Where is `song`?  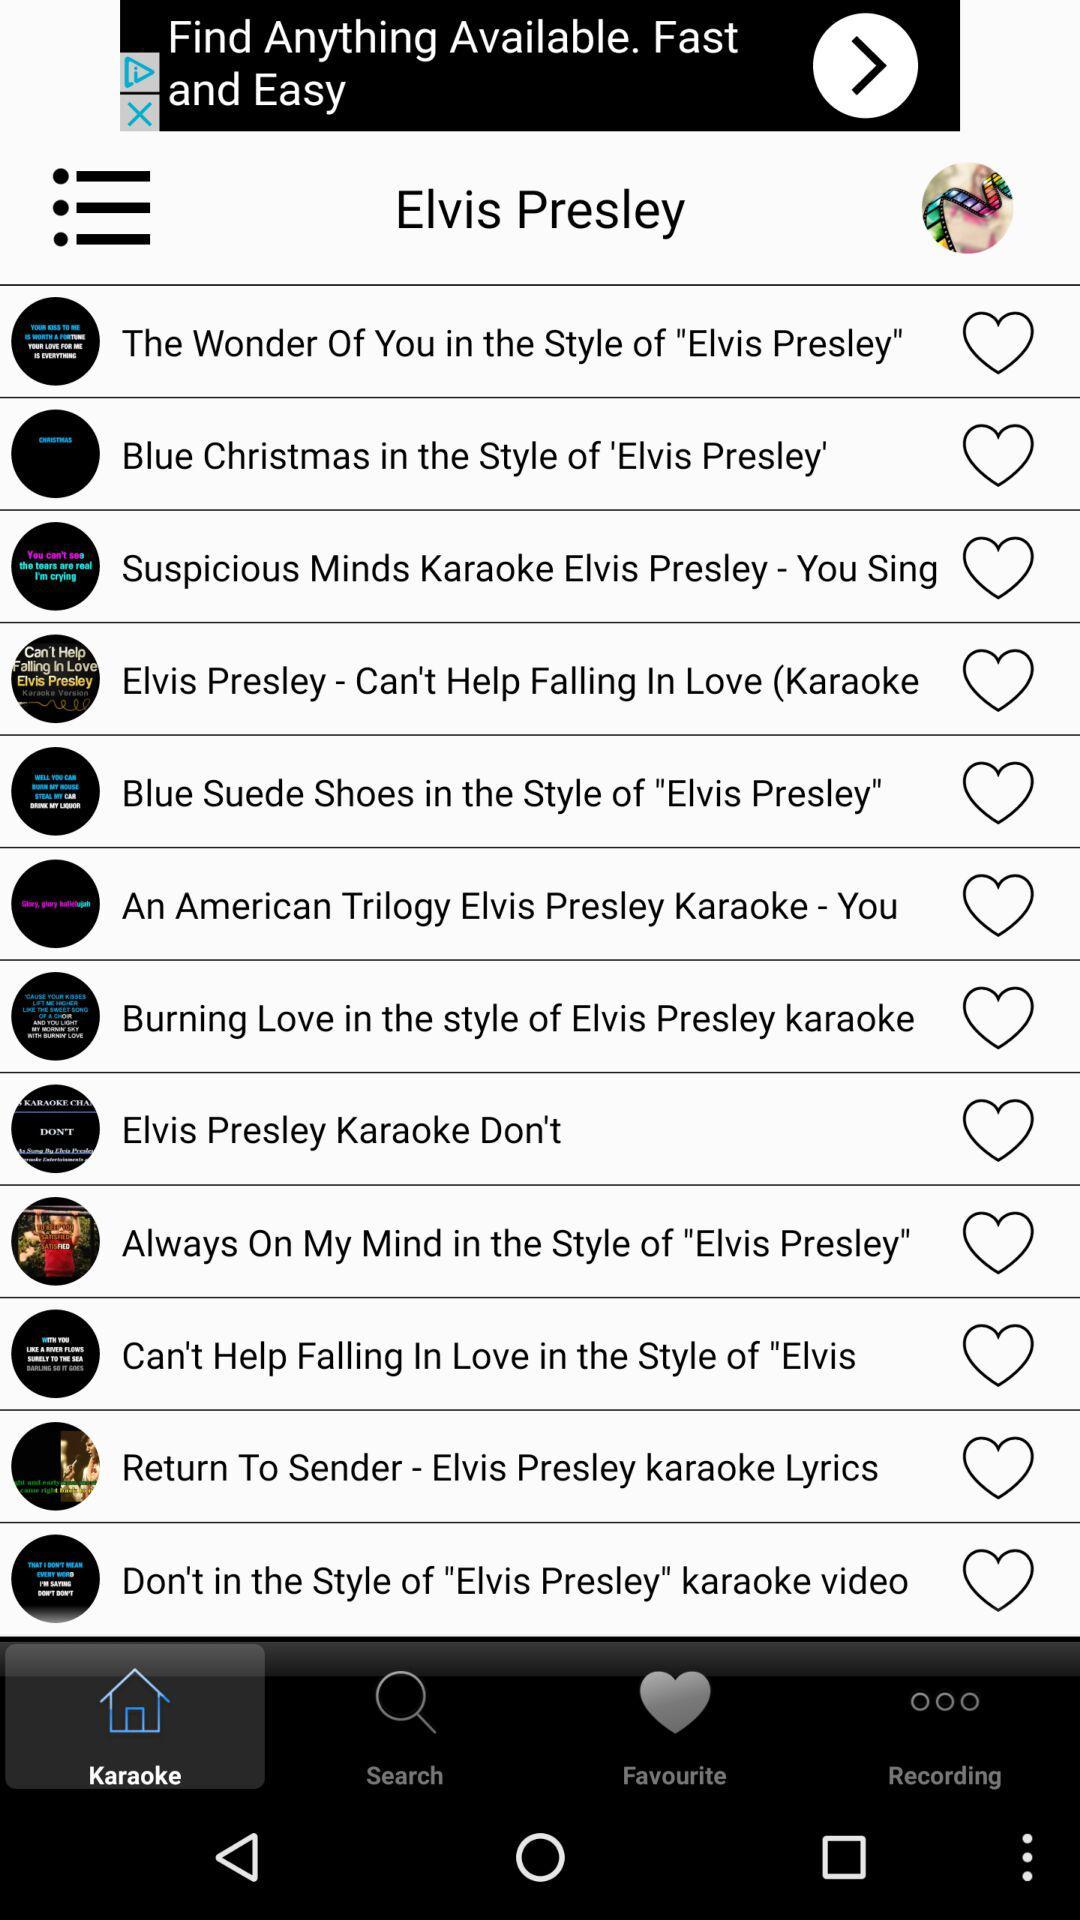 song is located at coordinates (998, 1240).